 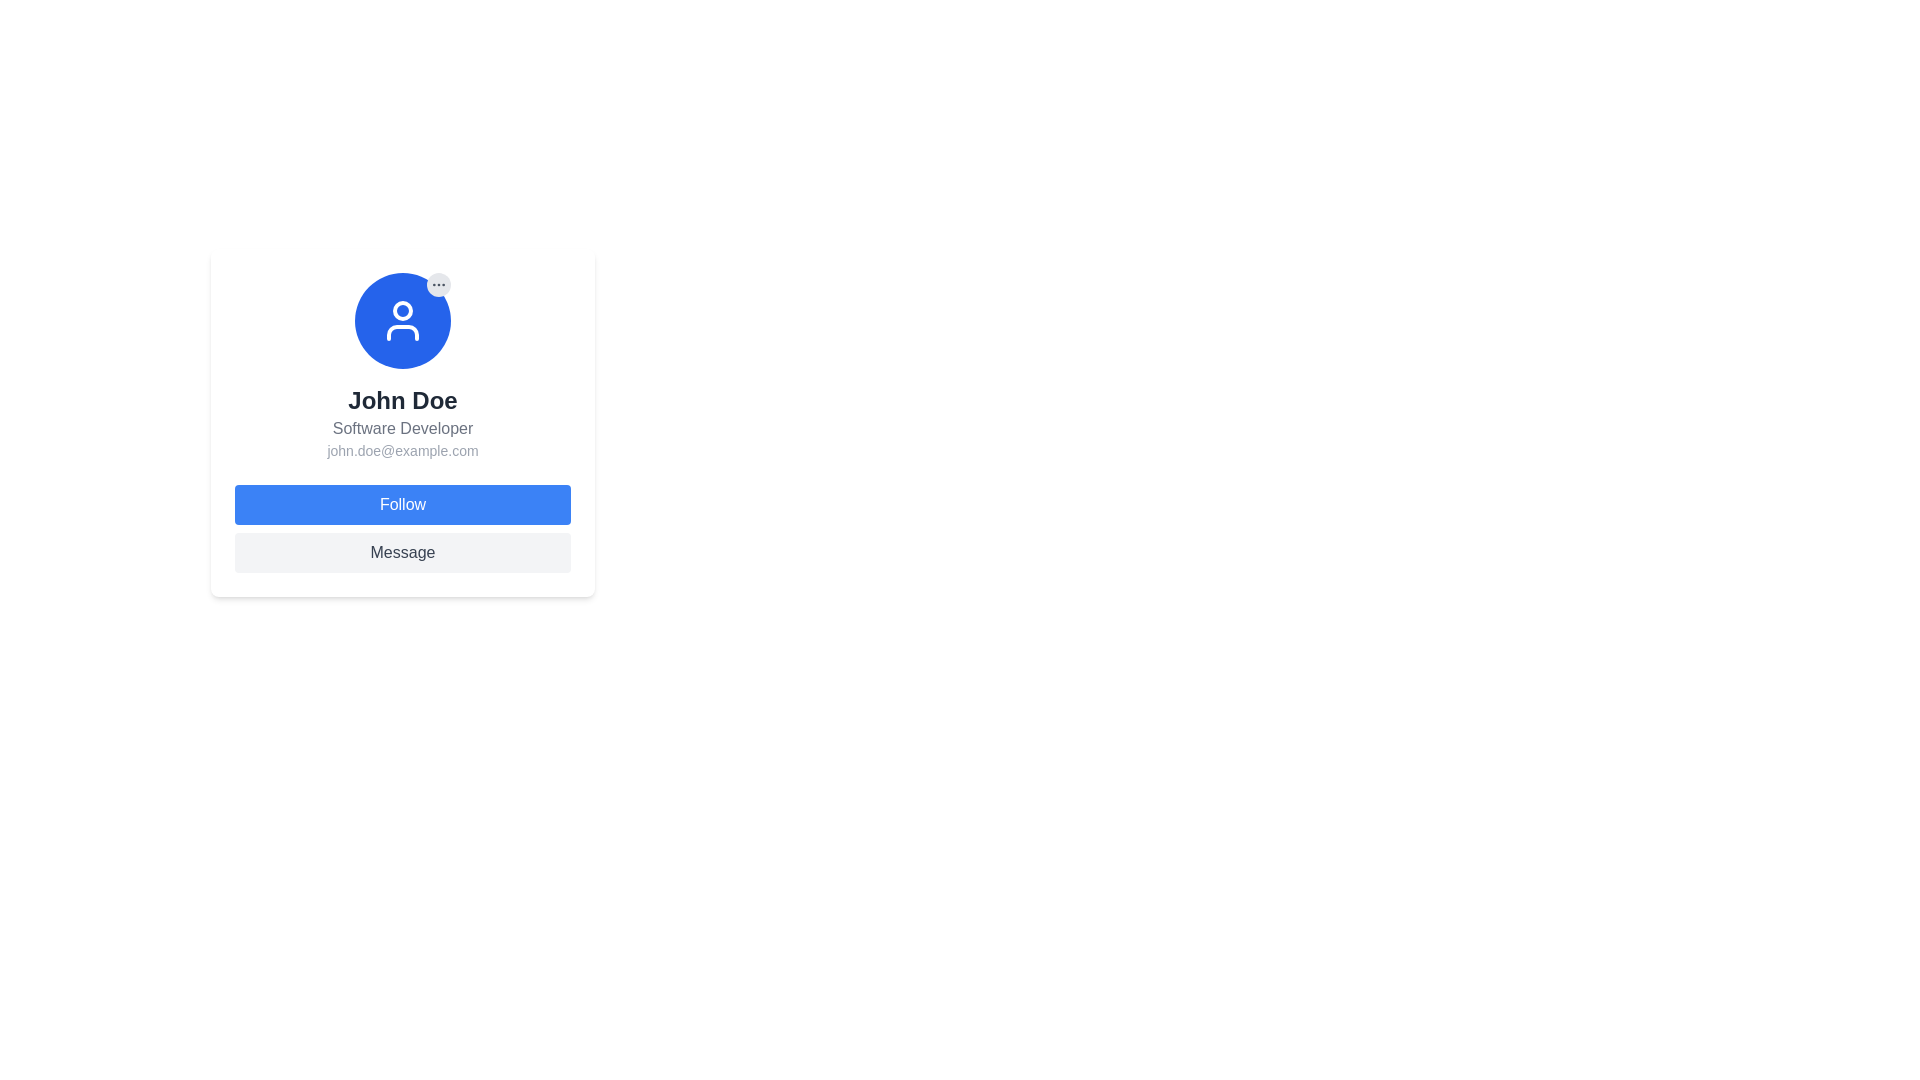 I want to click on the text label displaying 'Software Developer' which is located under 'John Doe' and above 'john.doe@example.com' in the user profile card, so click(x=402, y=427).